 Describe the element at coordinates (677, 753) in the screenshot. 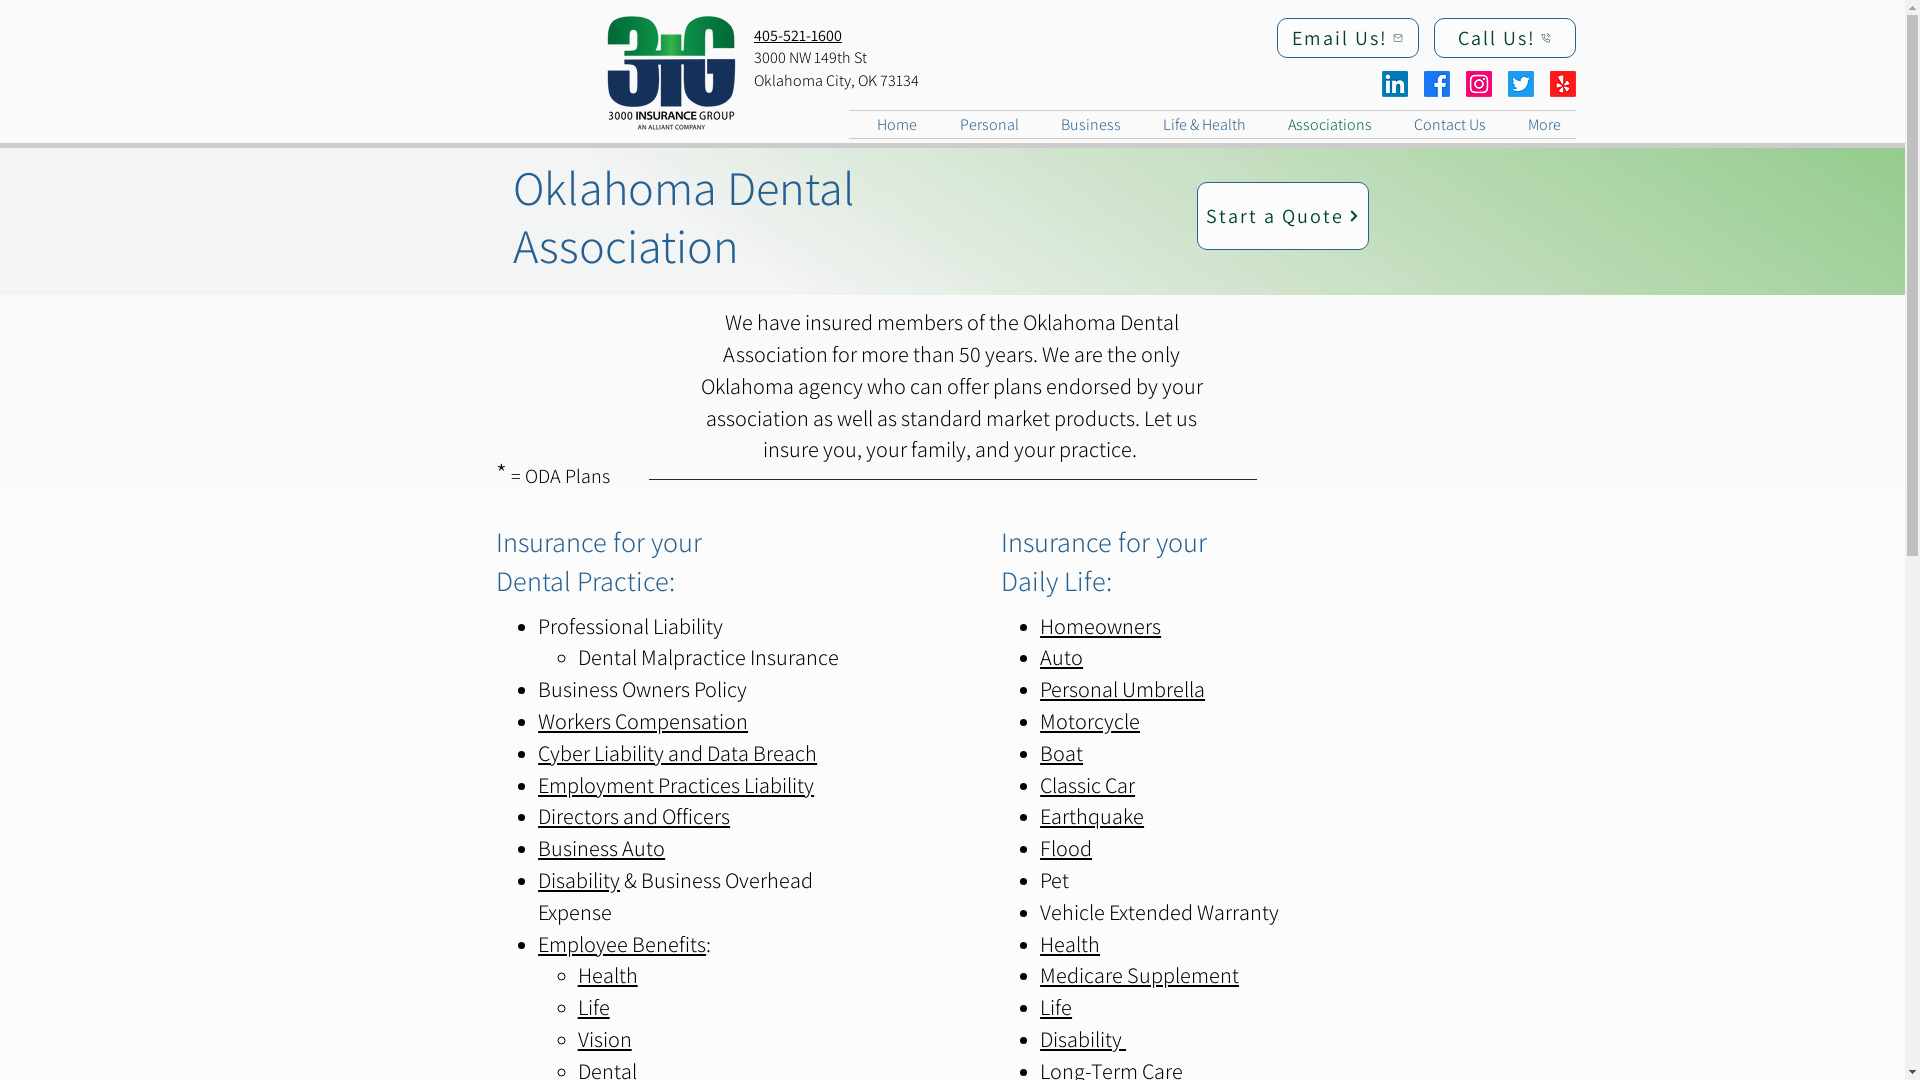

I see `'Cyber Liability and Data Breach'` at that location.